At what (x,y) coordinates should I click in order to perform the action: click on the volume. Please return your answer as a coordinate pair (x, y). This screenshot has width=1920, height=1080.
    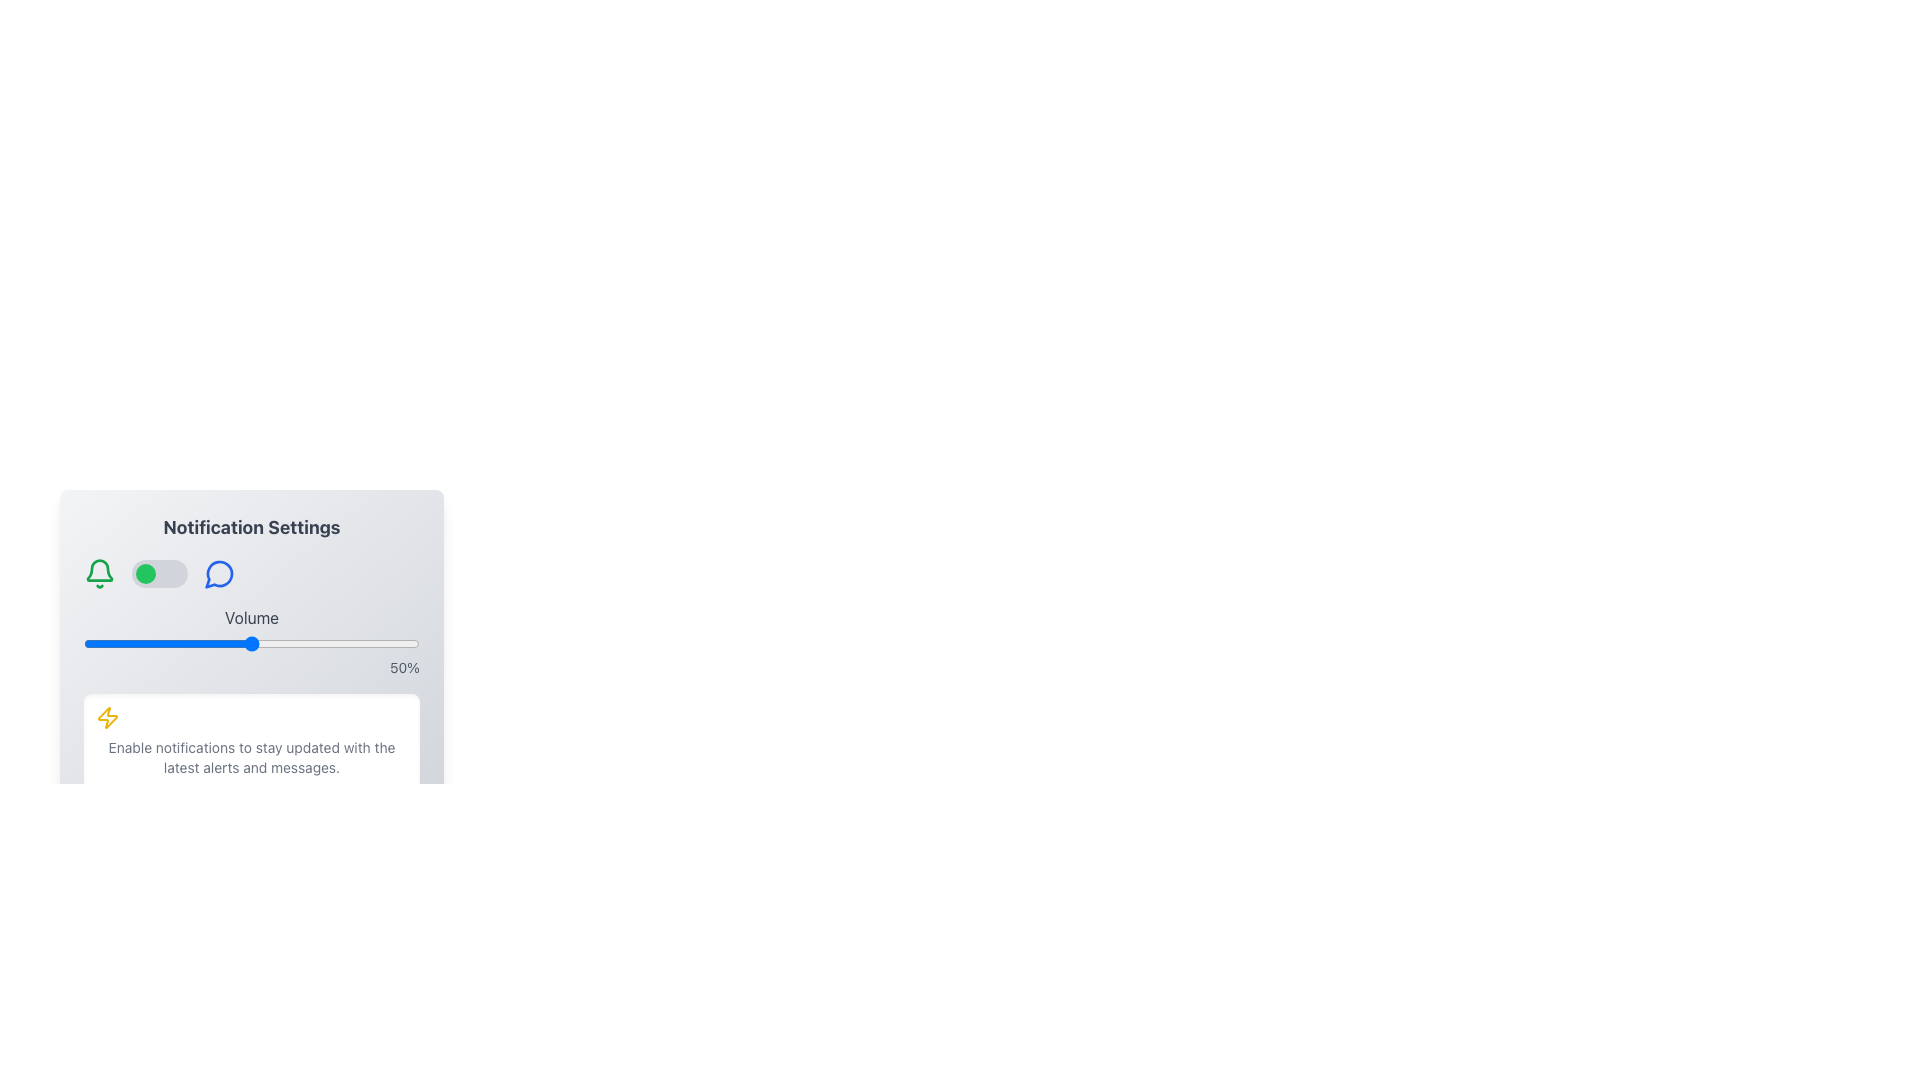
    Looking at the image, I should click on (156, 644).